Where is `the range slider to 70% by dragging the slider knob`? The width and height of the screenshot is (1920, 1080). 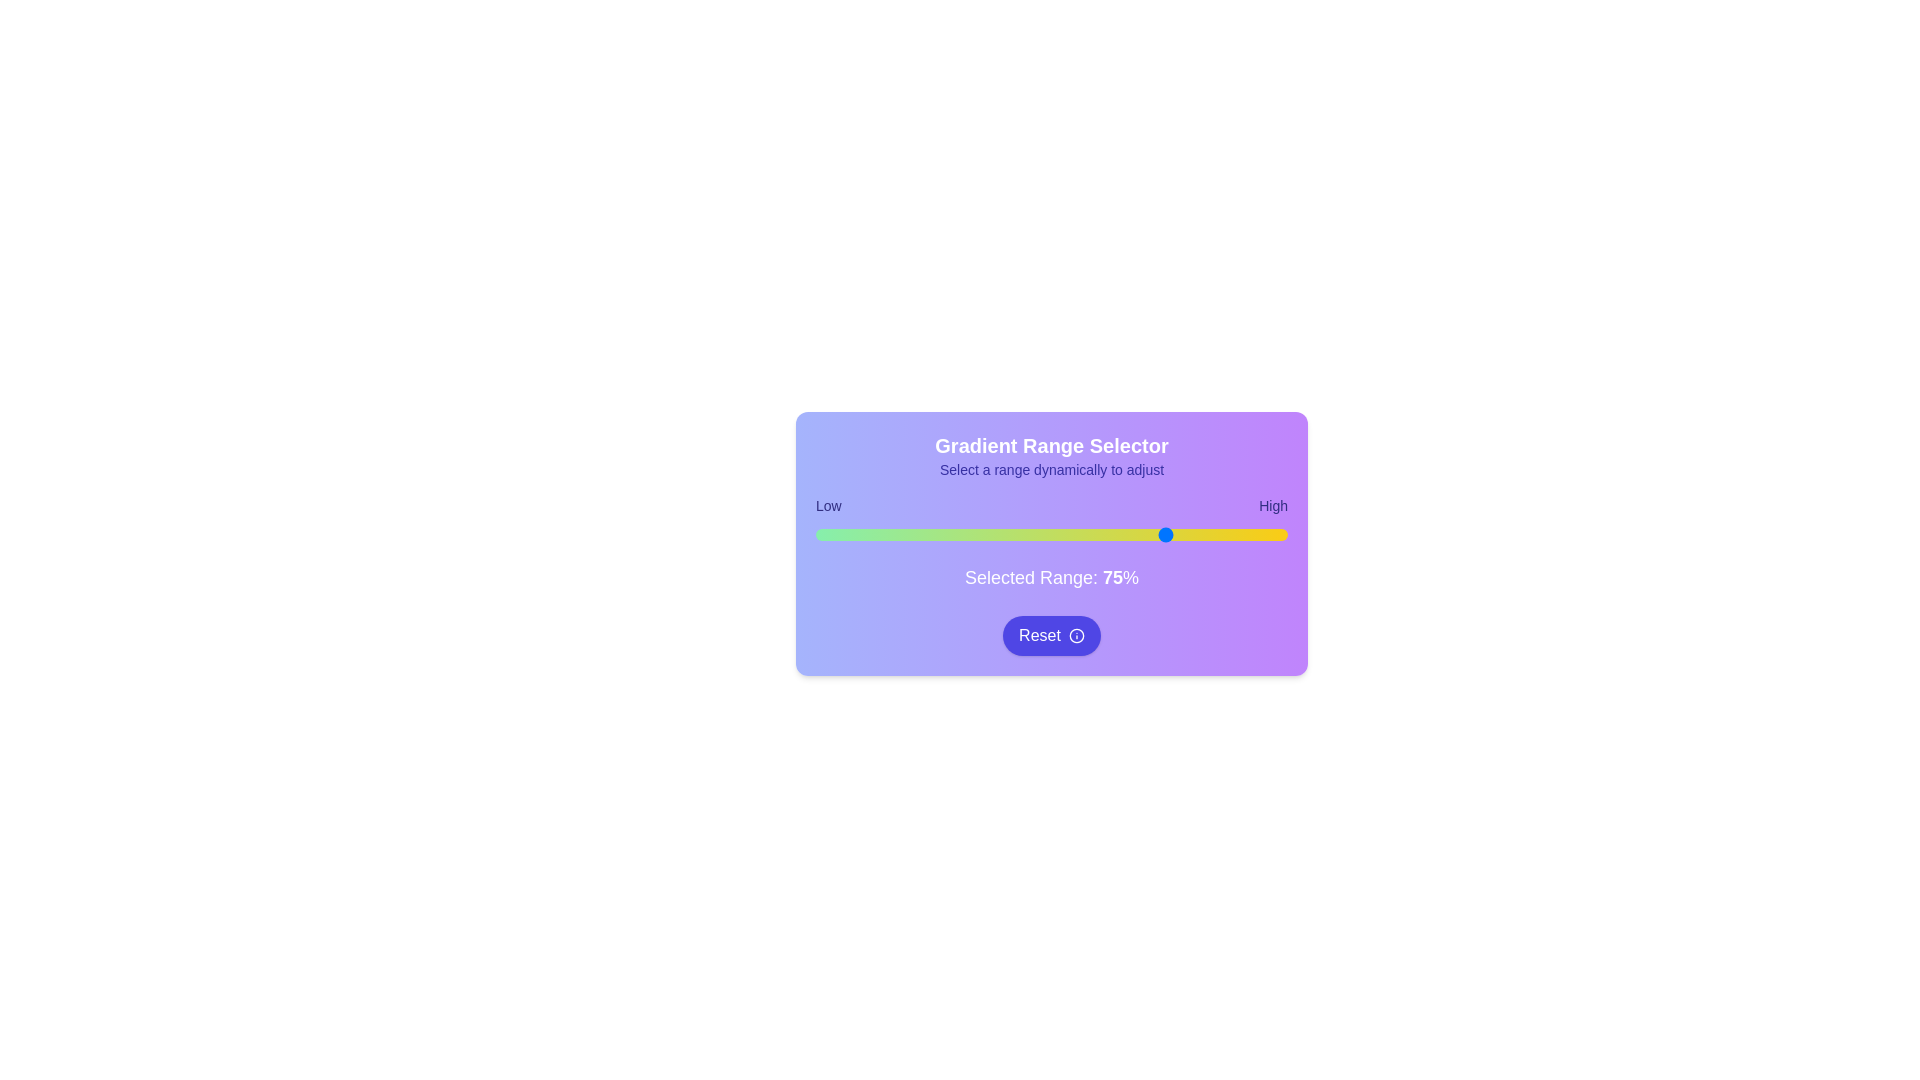 the range slider to 70% by dragging the slider knob is located at coordinates (1146, 534).